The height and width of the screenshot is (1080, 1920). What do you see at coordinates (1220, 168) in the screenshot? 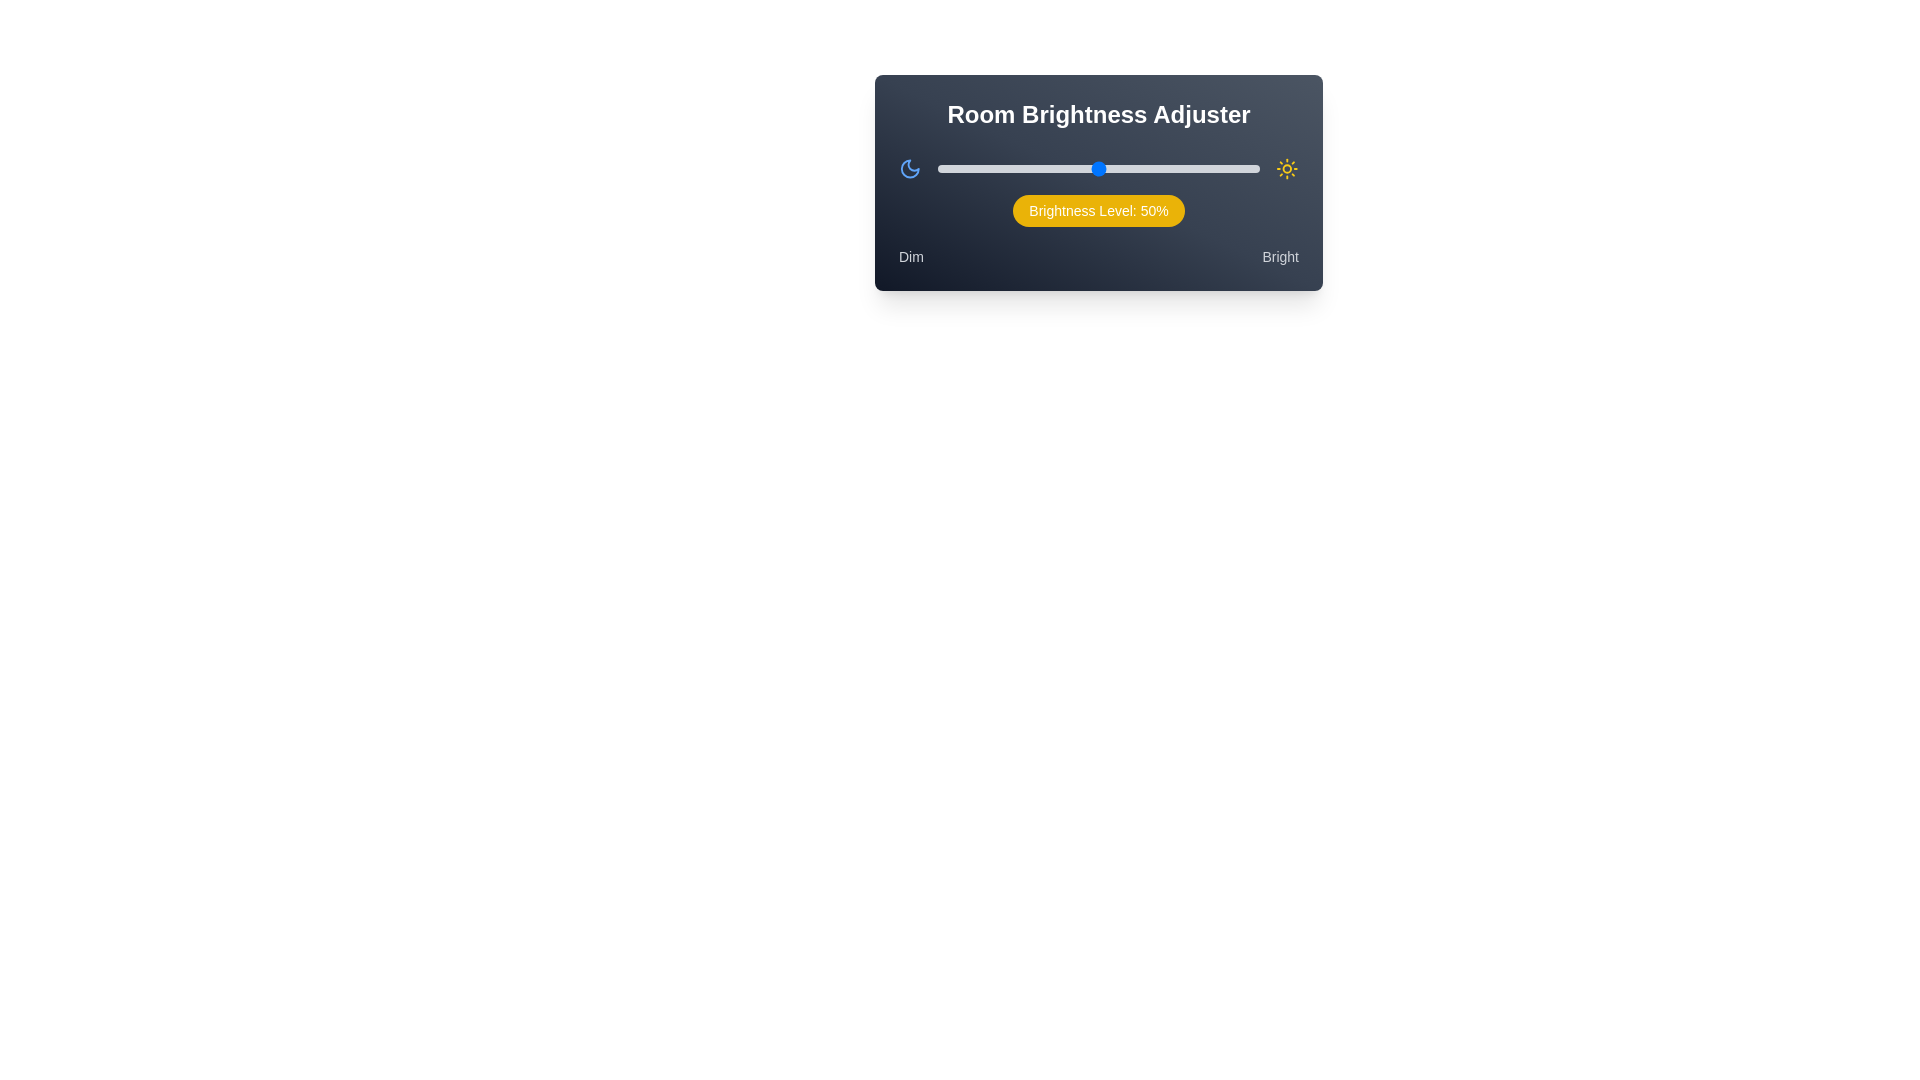
I see `the brightness slider to 88%` at bounding box center [1220, 168].